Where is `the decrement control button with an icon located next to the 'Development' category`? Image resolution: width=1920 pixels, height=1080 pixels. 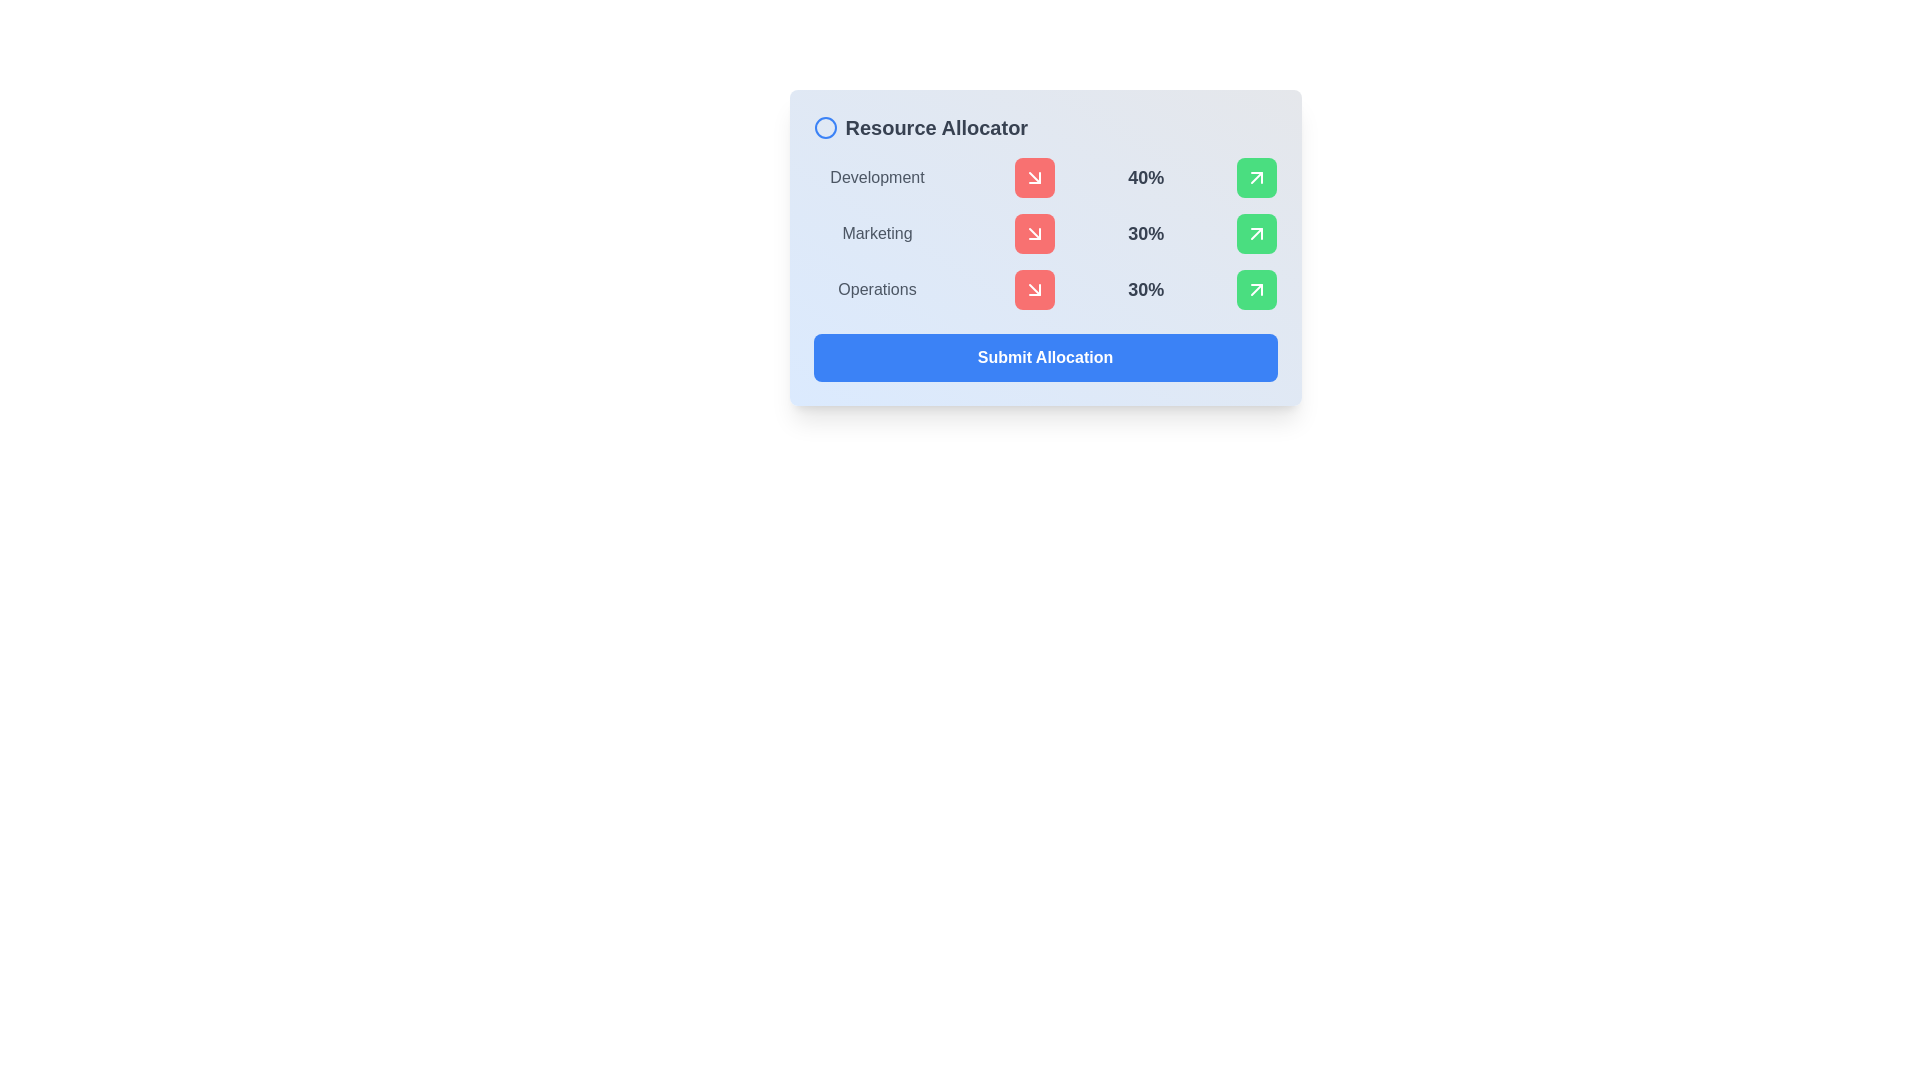
the decrement control button with an icon located next to the 'Development' category is located at coordinates (1044, 176).